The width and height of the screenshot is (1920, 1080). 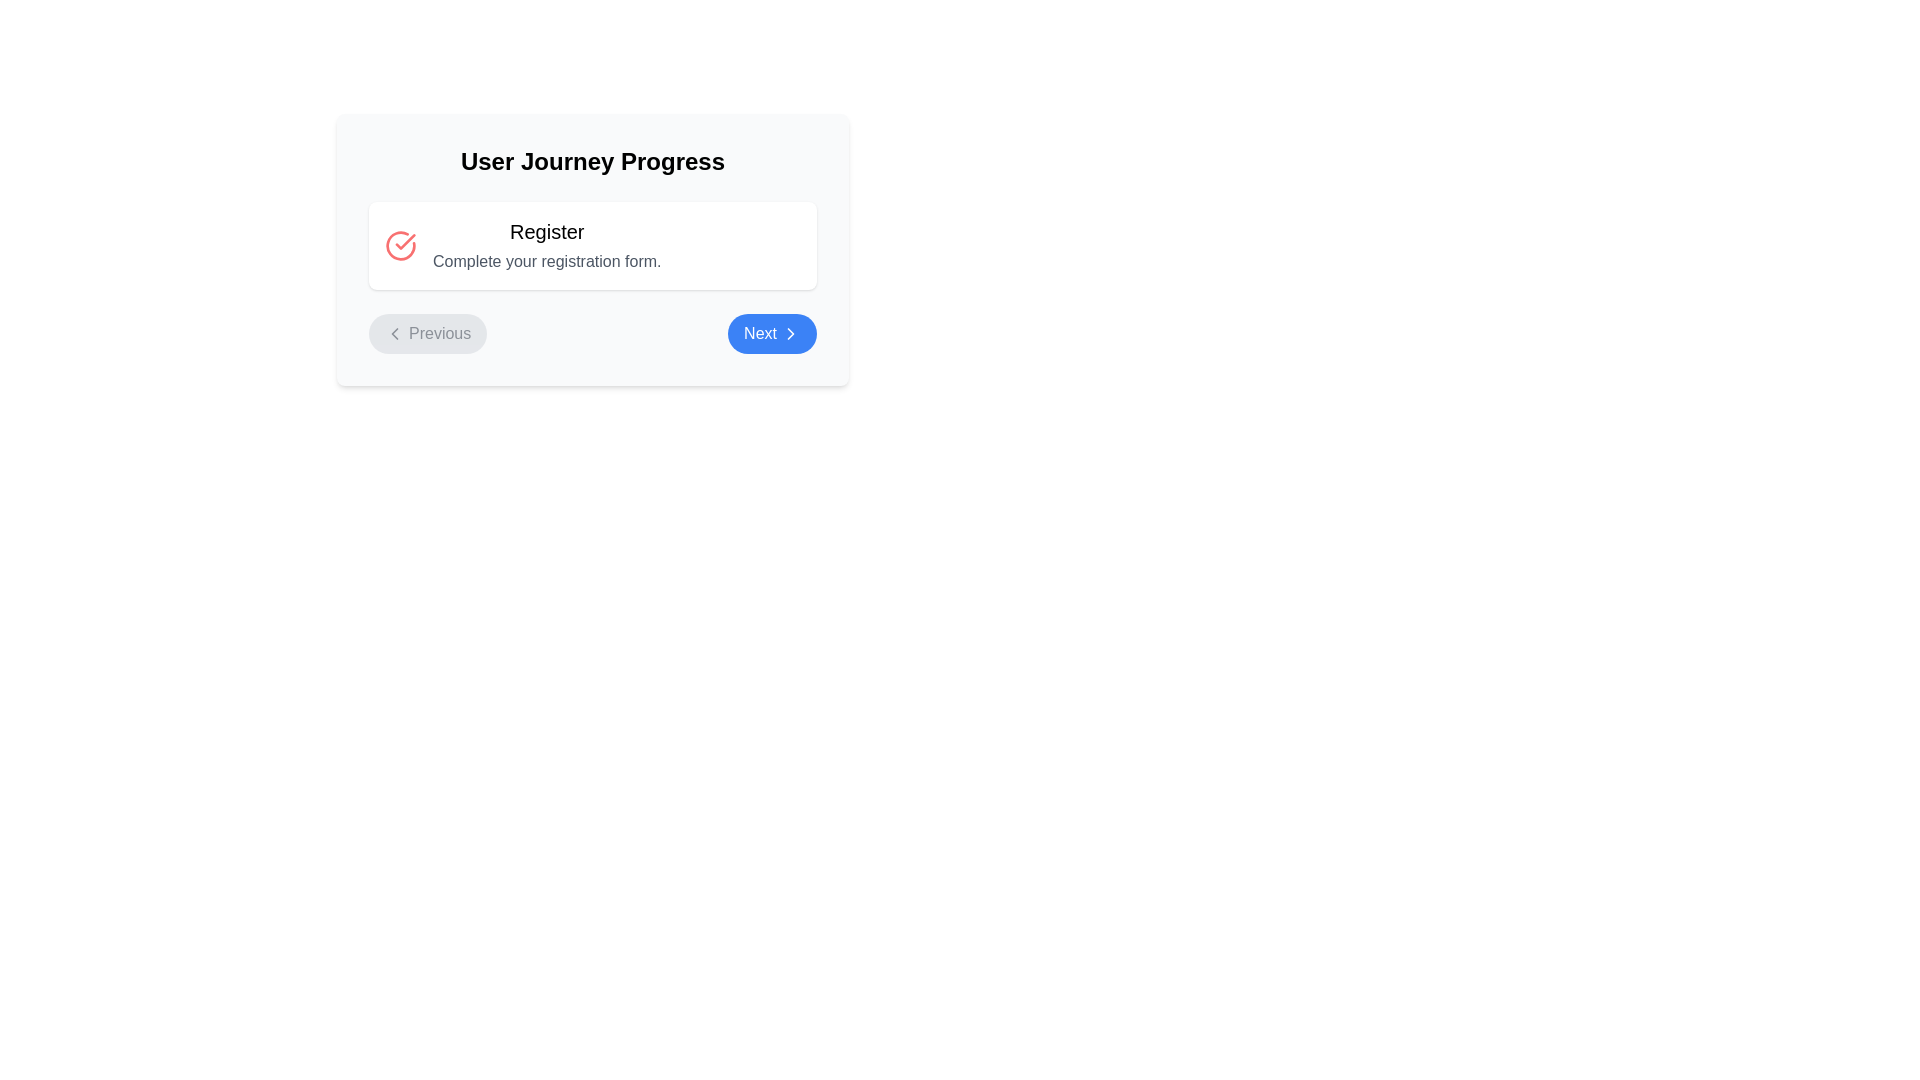 I want to click on the 'Next' button located in the lower right corner of the card component, which contains a chevron icon indicating navigation to the next step, so click(x=790, y=333).